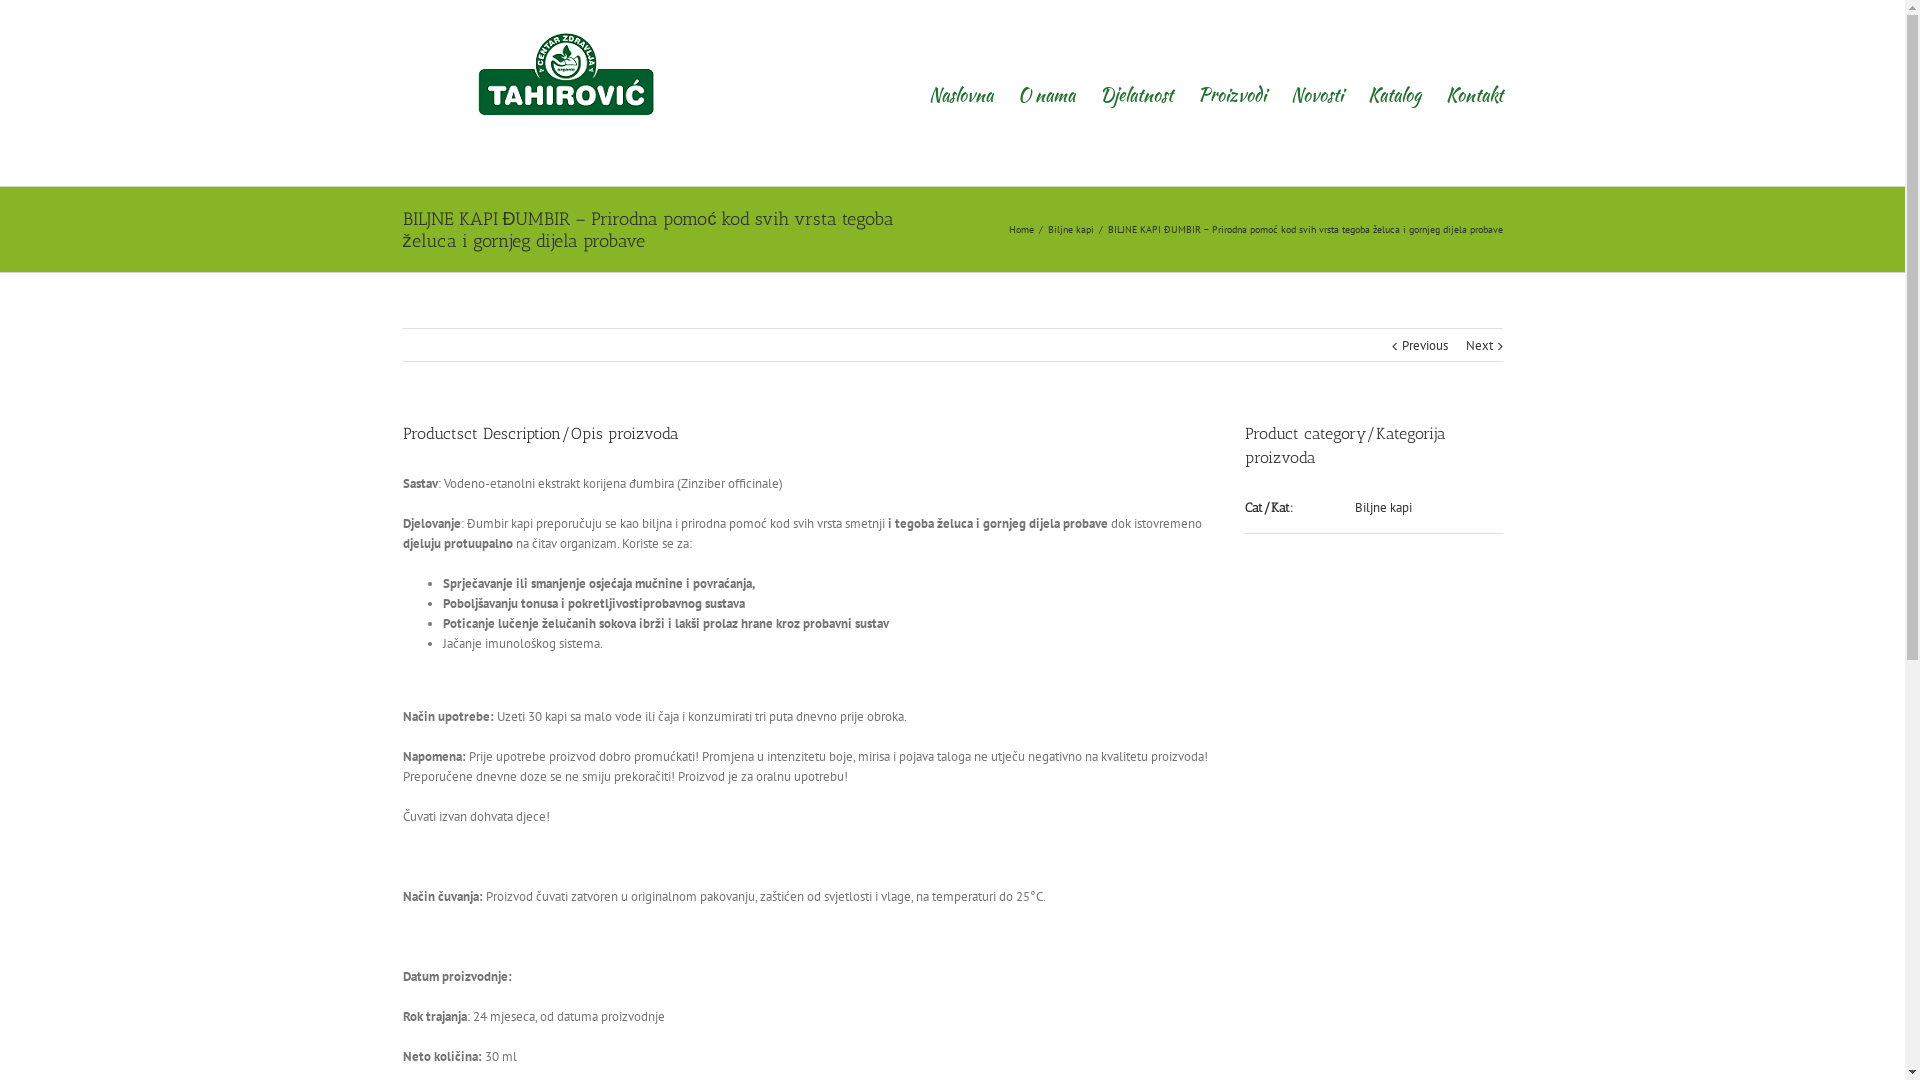  What do you see at coordinates (1382, 506) in the screenshot?
I see `'Biljne kapi'` at bounding box center [1382, 506].